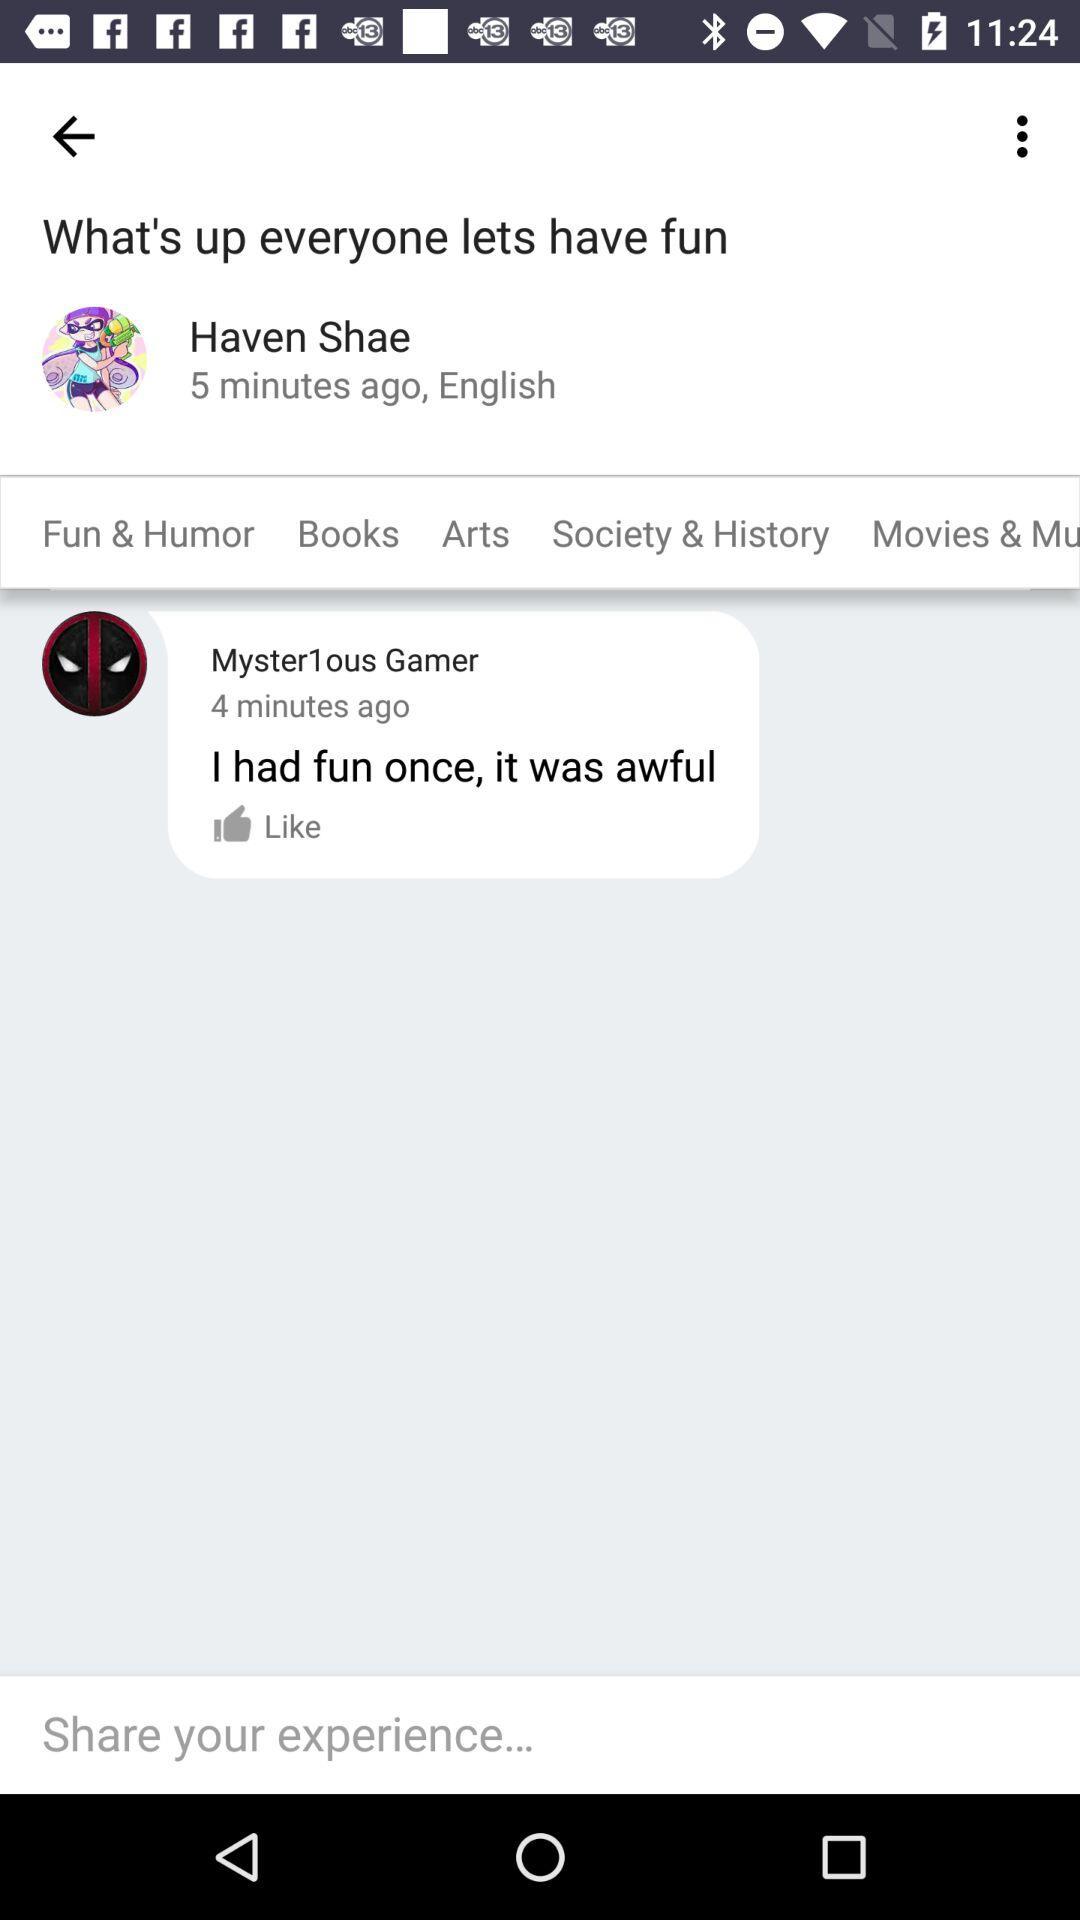 This screenshot has width=1080, height=1920. Describe the element at coordinates (463, 763) in the screenshot. I see `i had fun icon` at that location.